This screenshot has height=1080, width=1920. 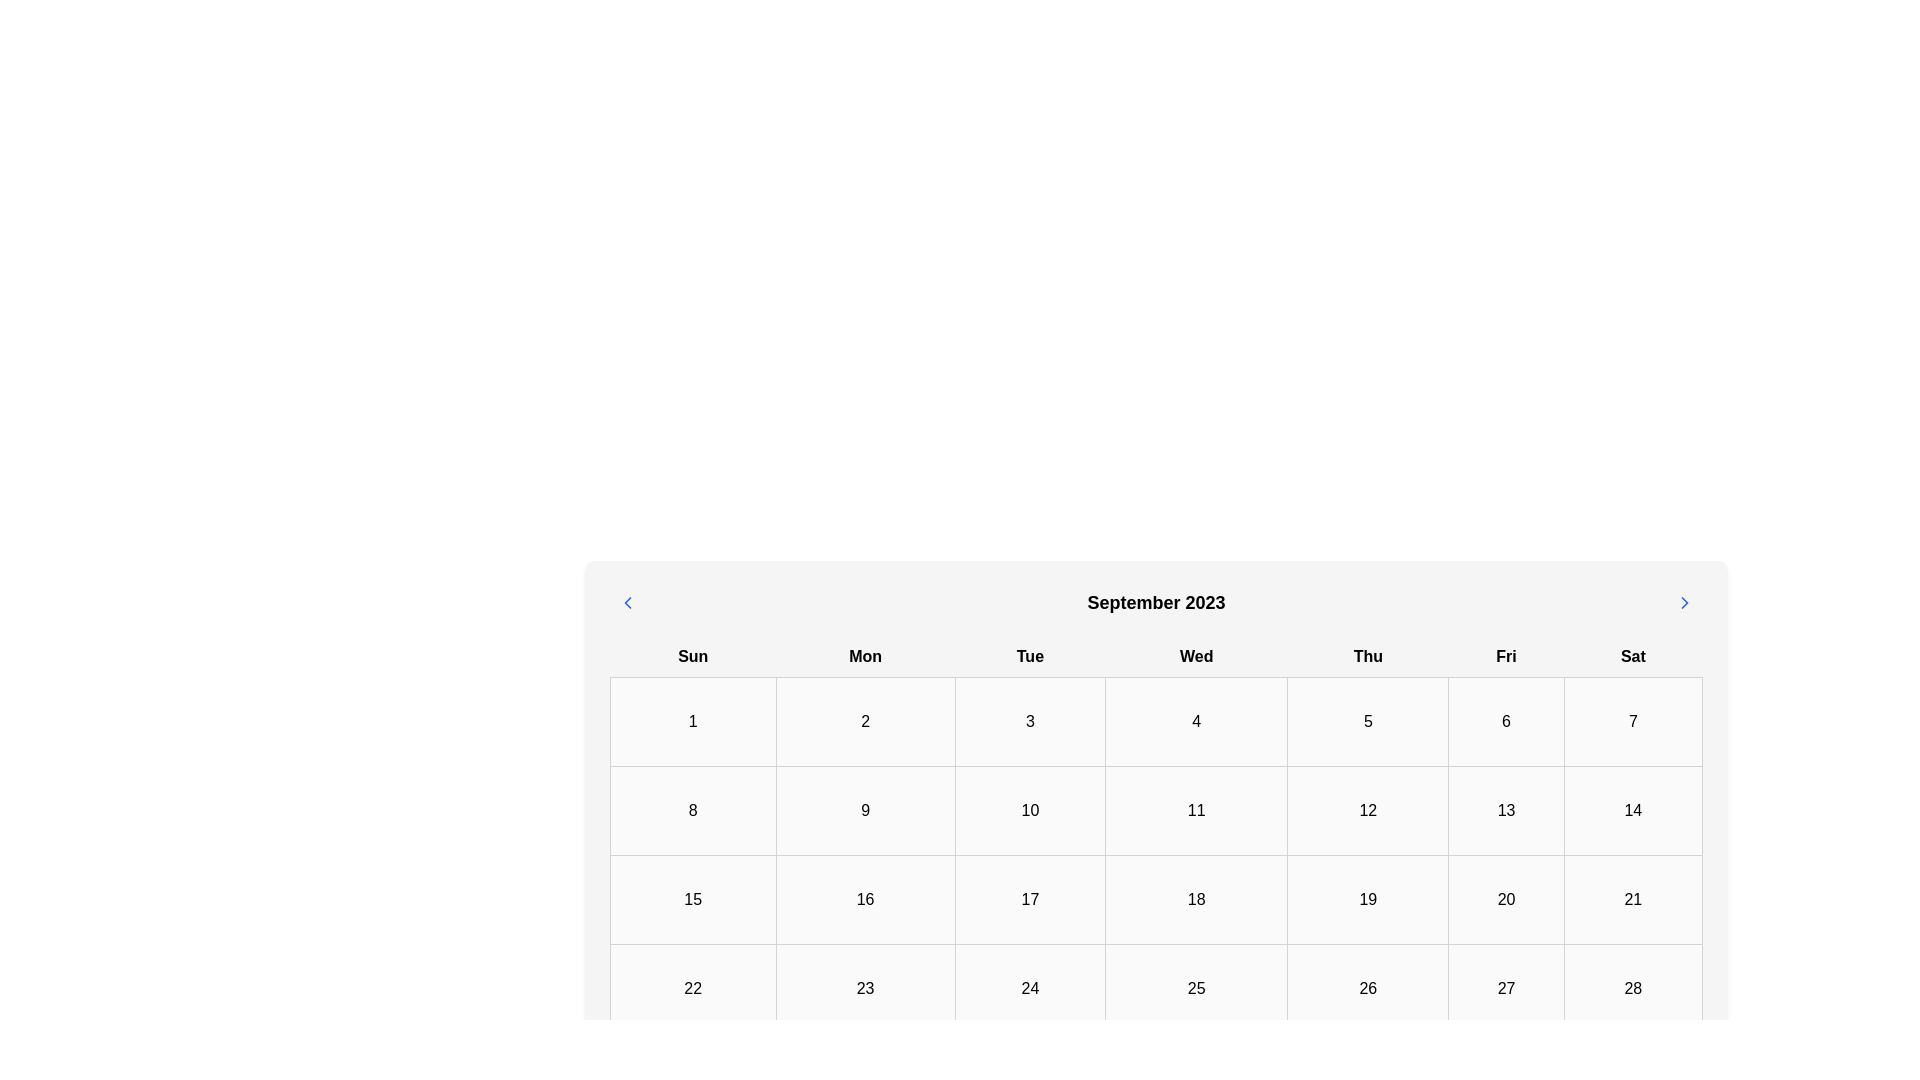 What do you see at coordinates (1030, 898) in the screenshot?
I see `the calendar date cell displaying the number '17'` at bounding box center [1030, 898].